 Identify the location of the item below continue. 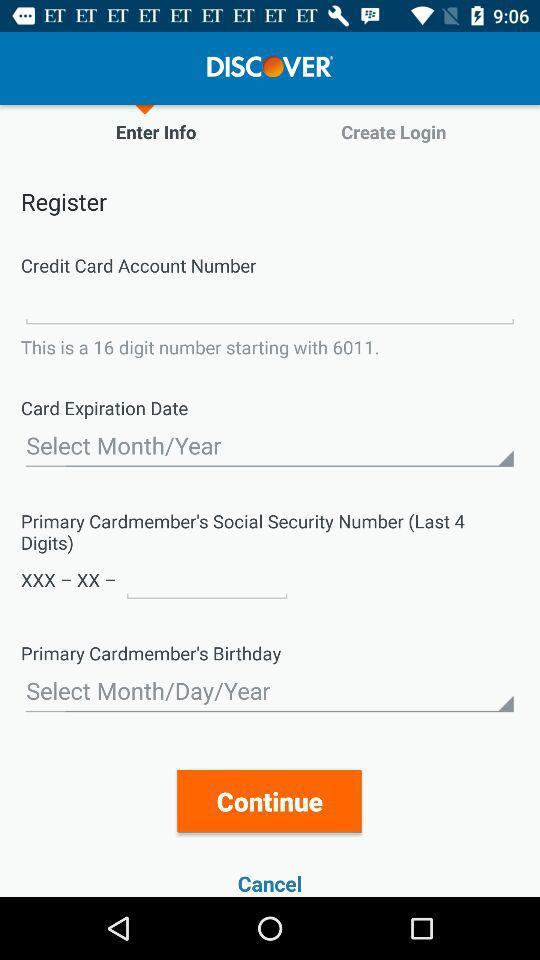
(270, 883).